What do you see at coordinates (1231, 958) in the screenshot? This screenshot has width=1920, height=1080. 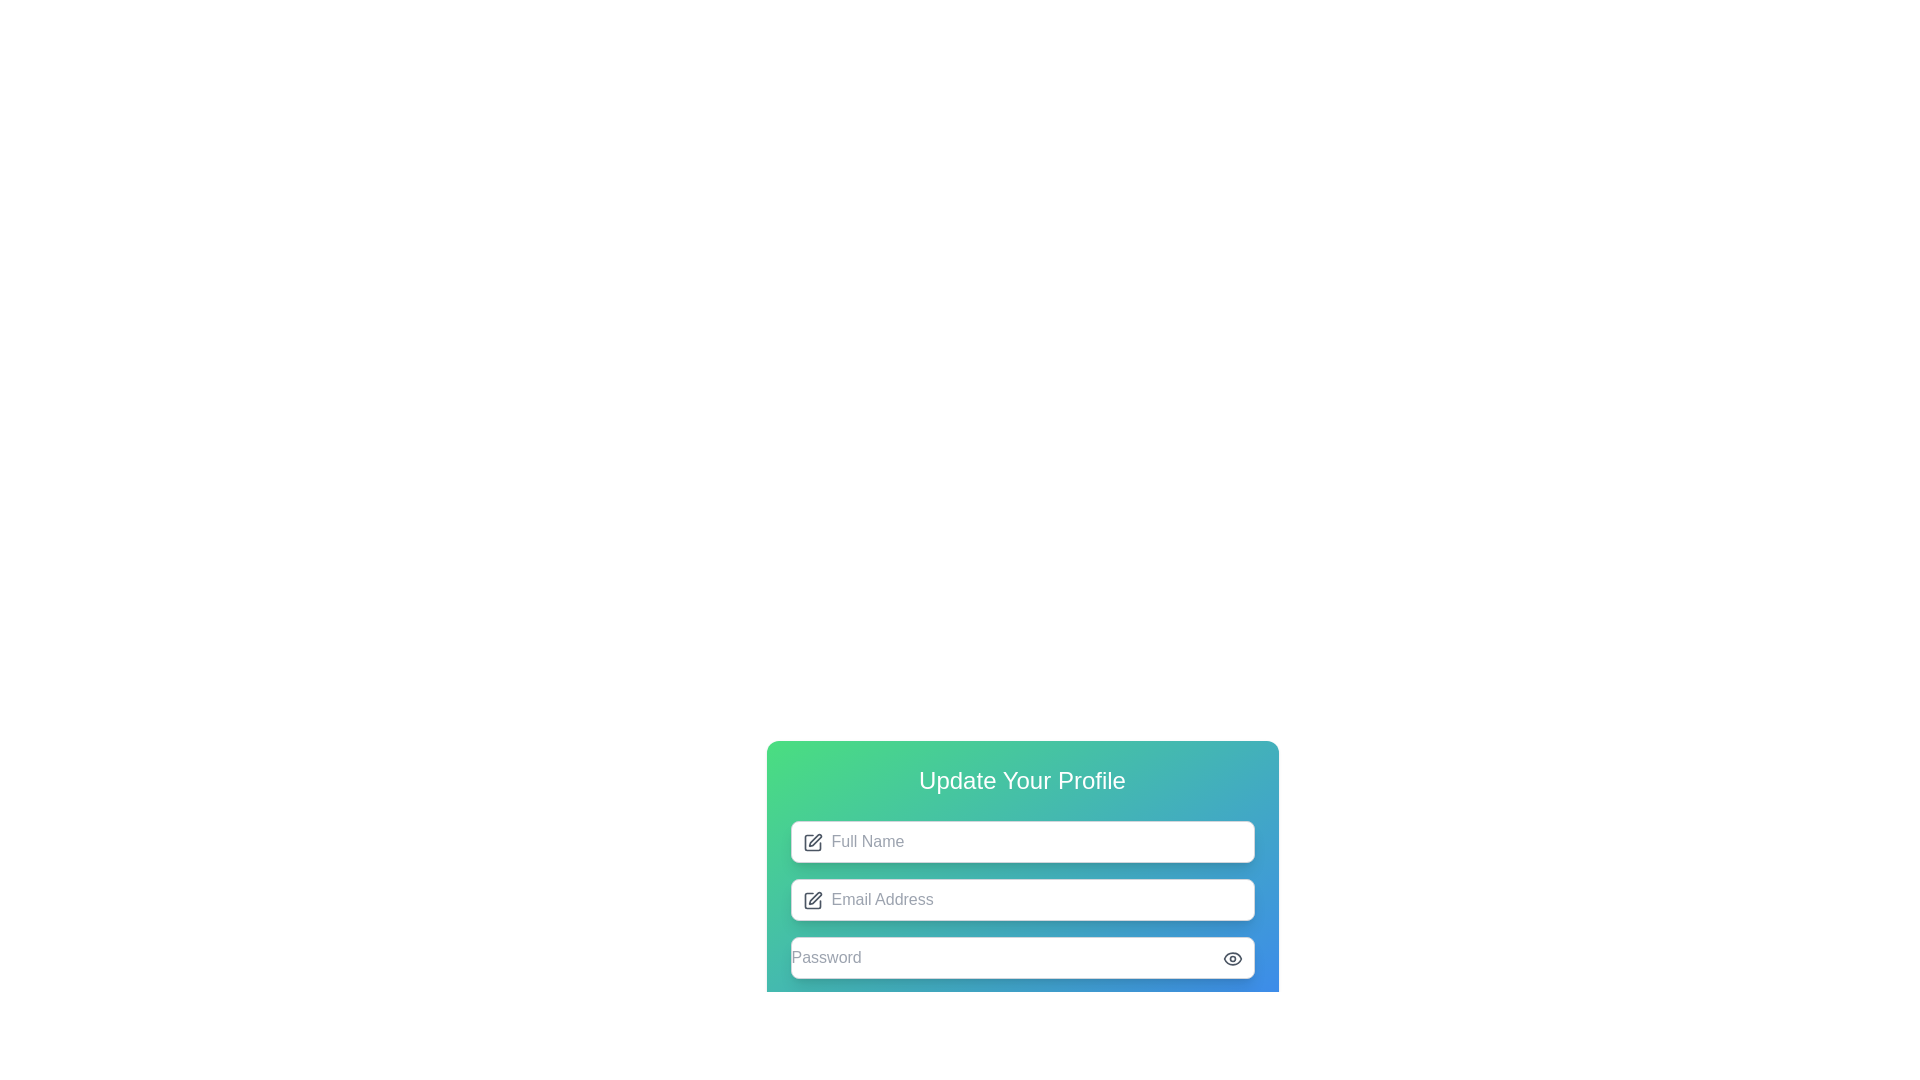 I see `the button with an eye icon located at the top-right corner of the password input field in the 'Update Your Profile' form` at bounding box center [1231, 958].